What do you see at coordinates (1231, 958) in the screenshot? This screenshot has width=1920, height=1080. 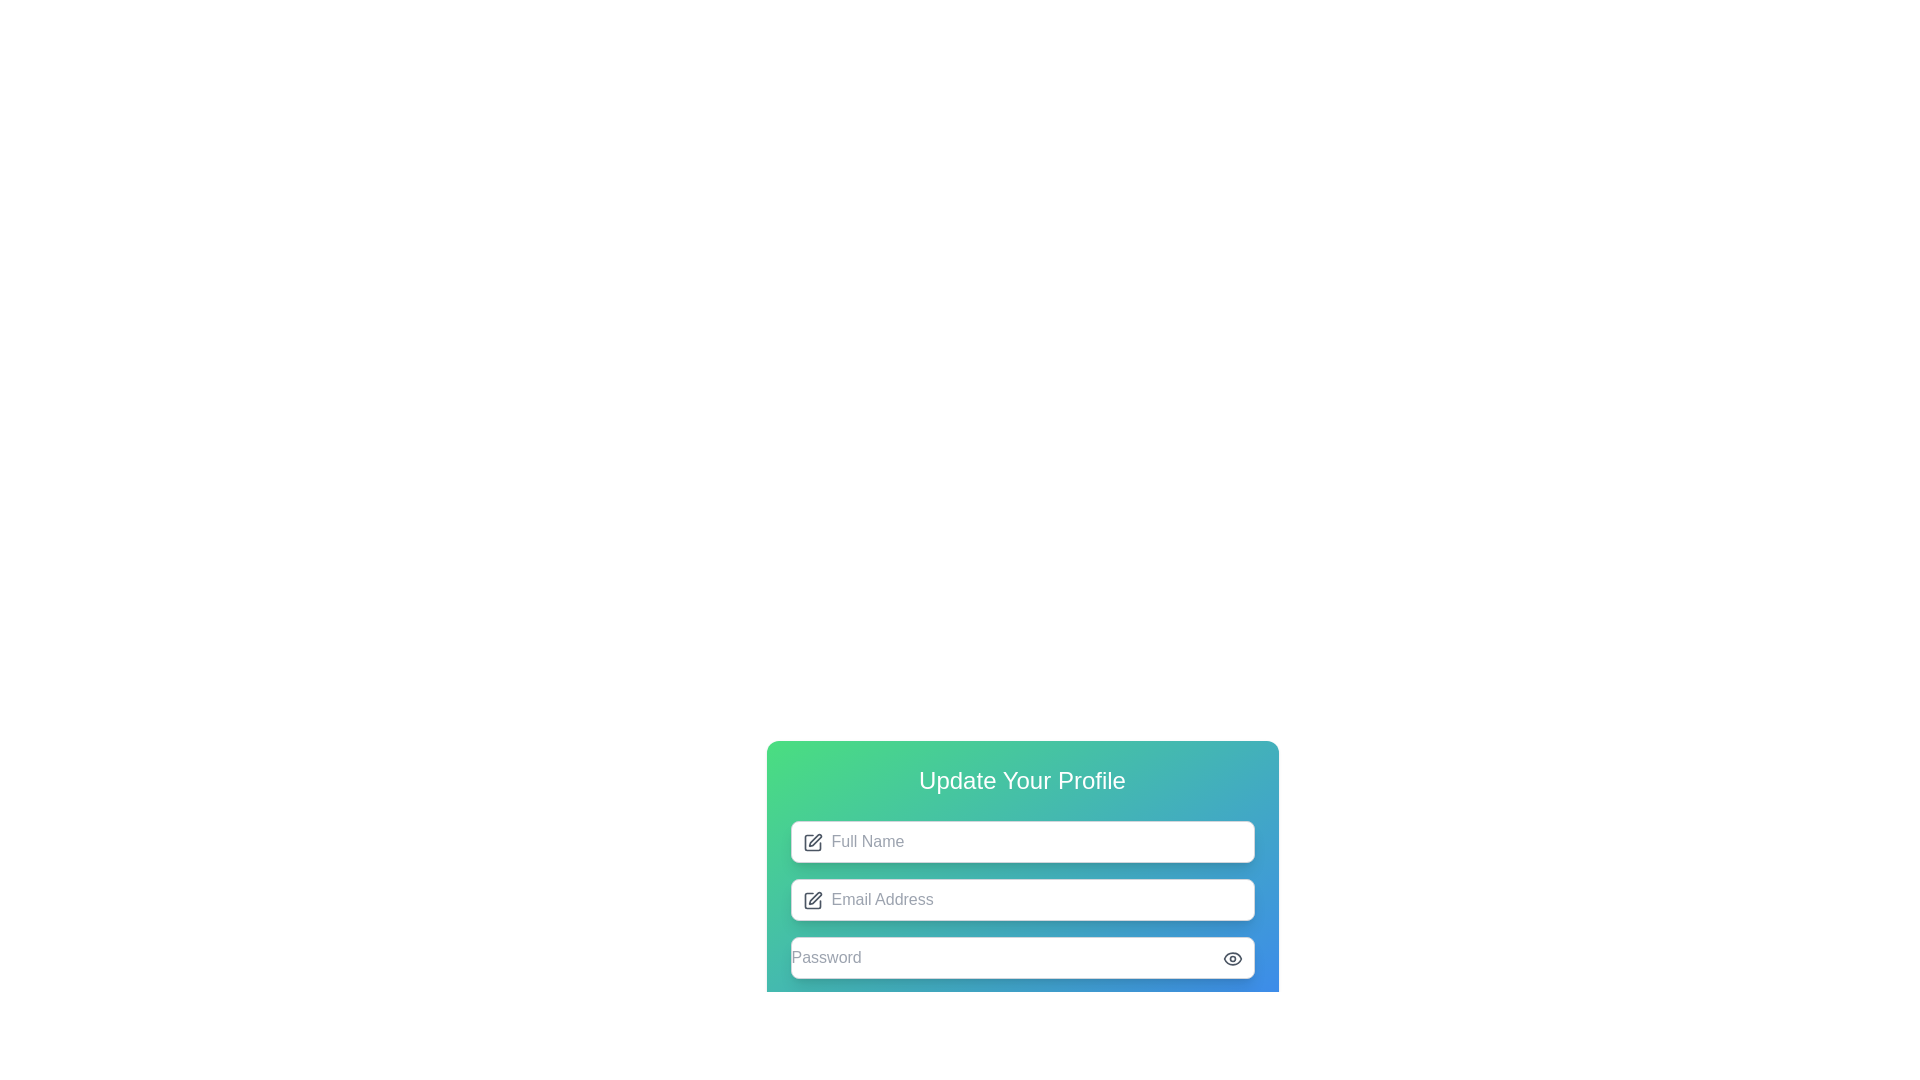 I see `the button with an eye icon located at the top-right corner of the password input field in the 'Update Your Profile' form` at bounding box center [1231, 958].